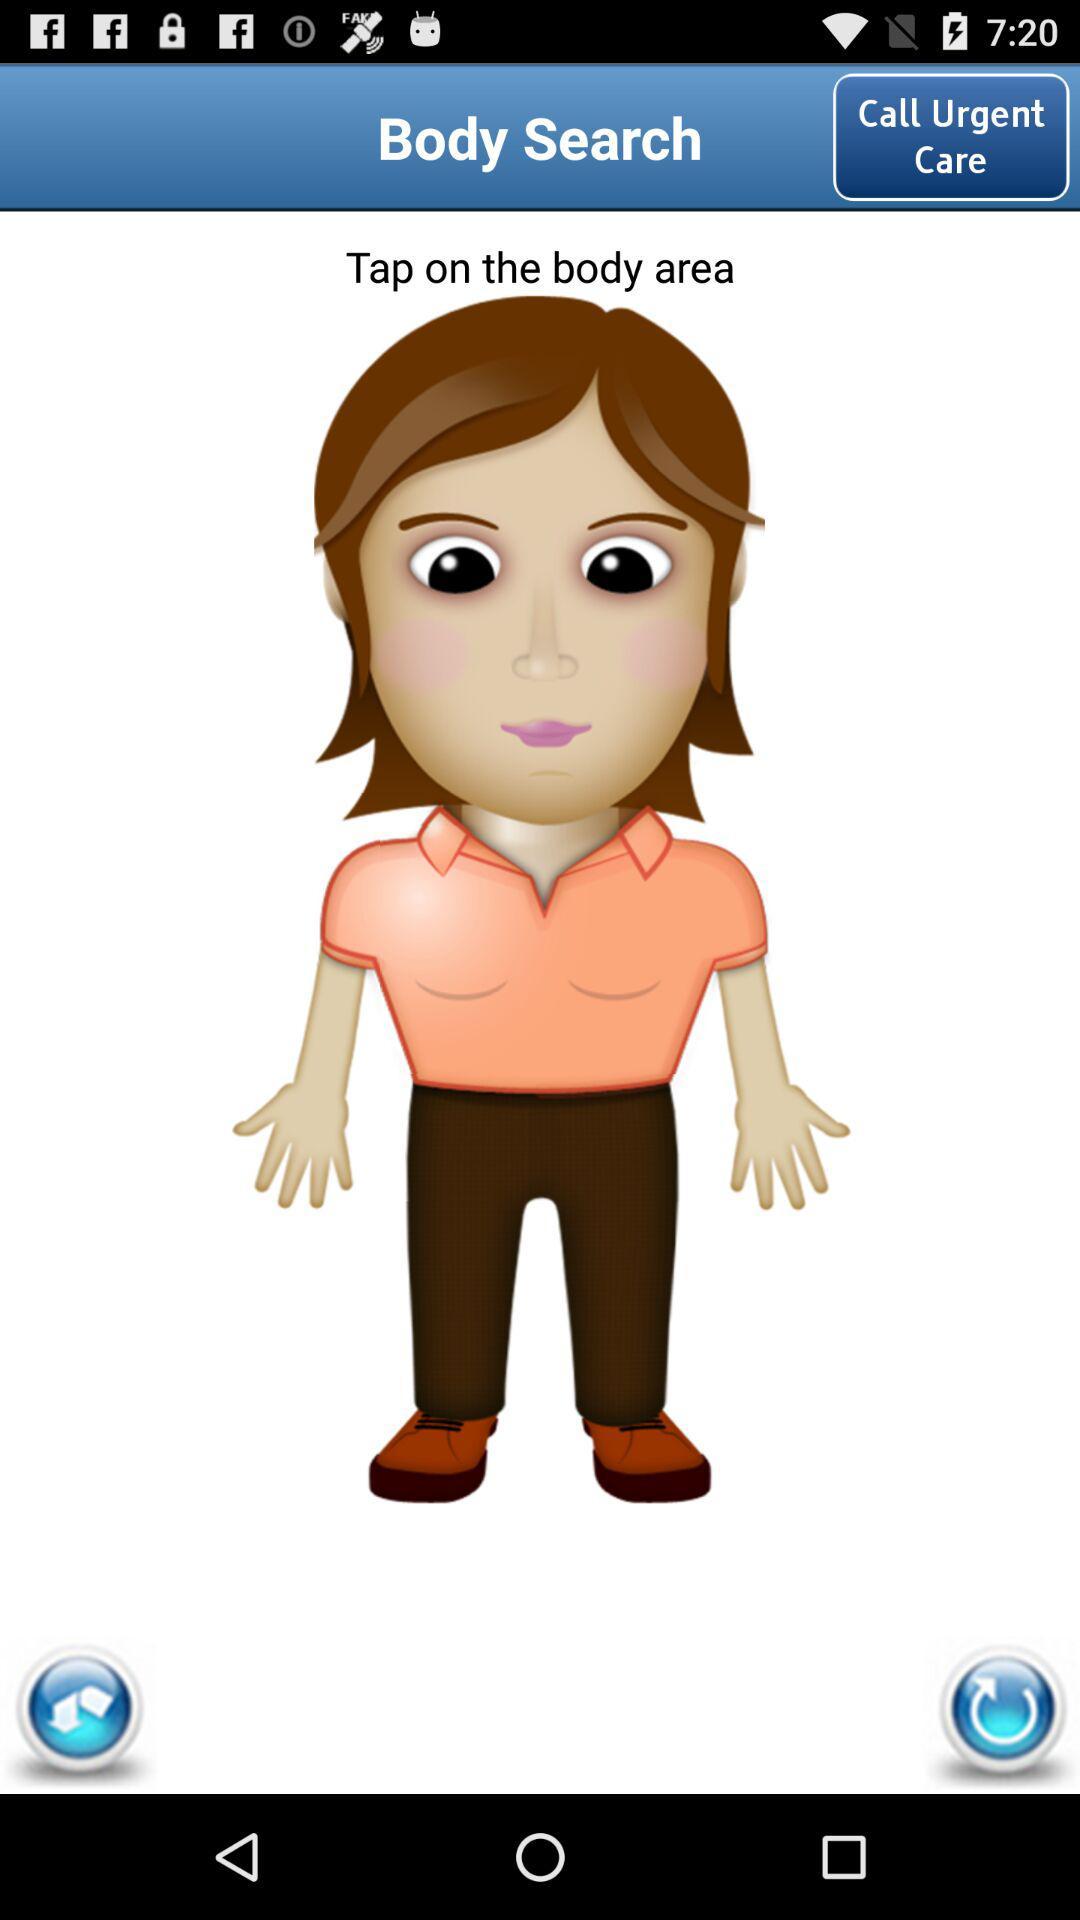 Image resolution: width=1080 pixels, height=1920 pixels. What do you see at coordinates (950, 136) in the screenshot?
I see `call urgent care` at bounding box center [950, 136].